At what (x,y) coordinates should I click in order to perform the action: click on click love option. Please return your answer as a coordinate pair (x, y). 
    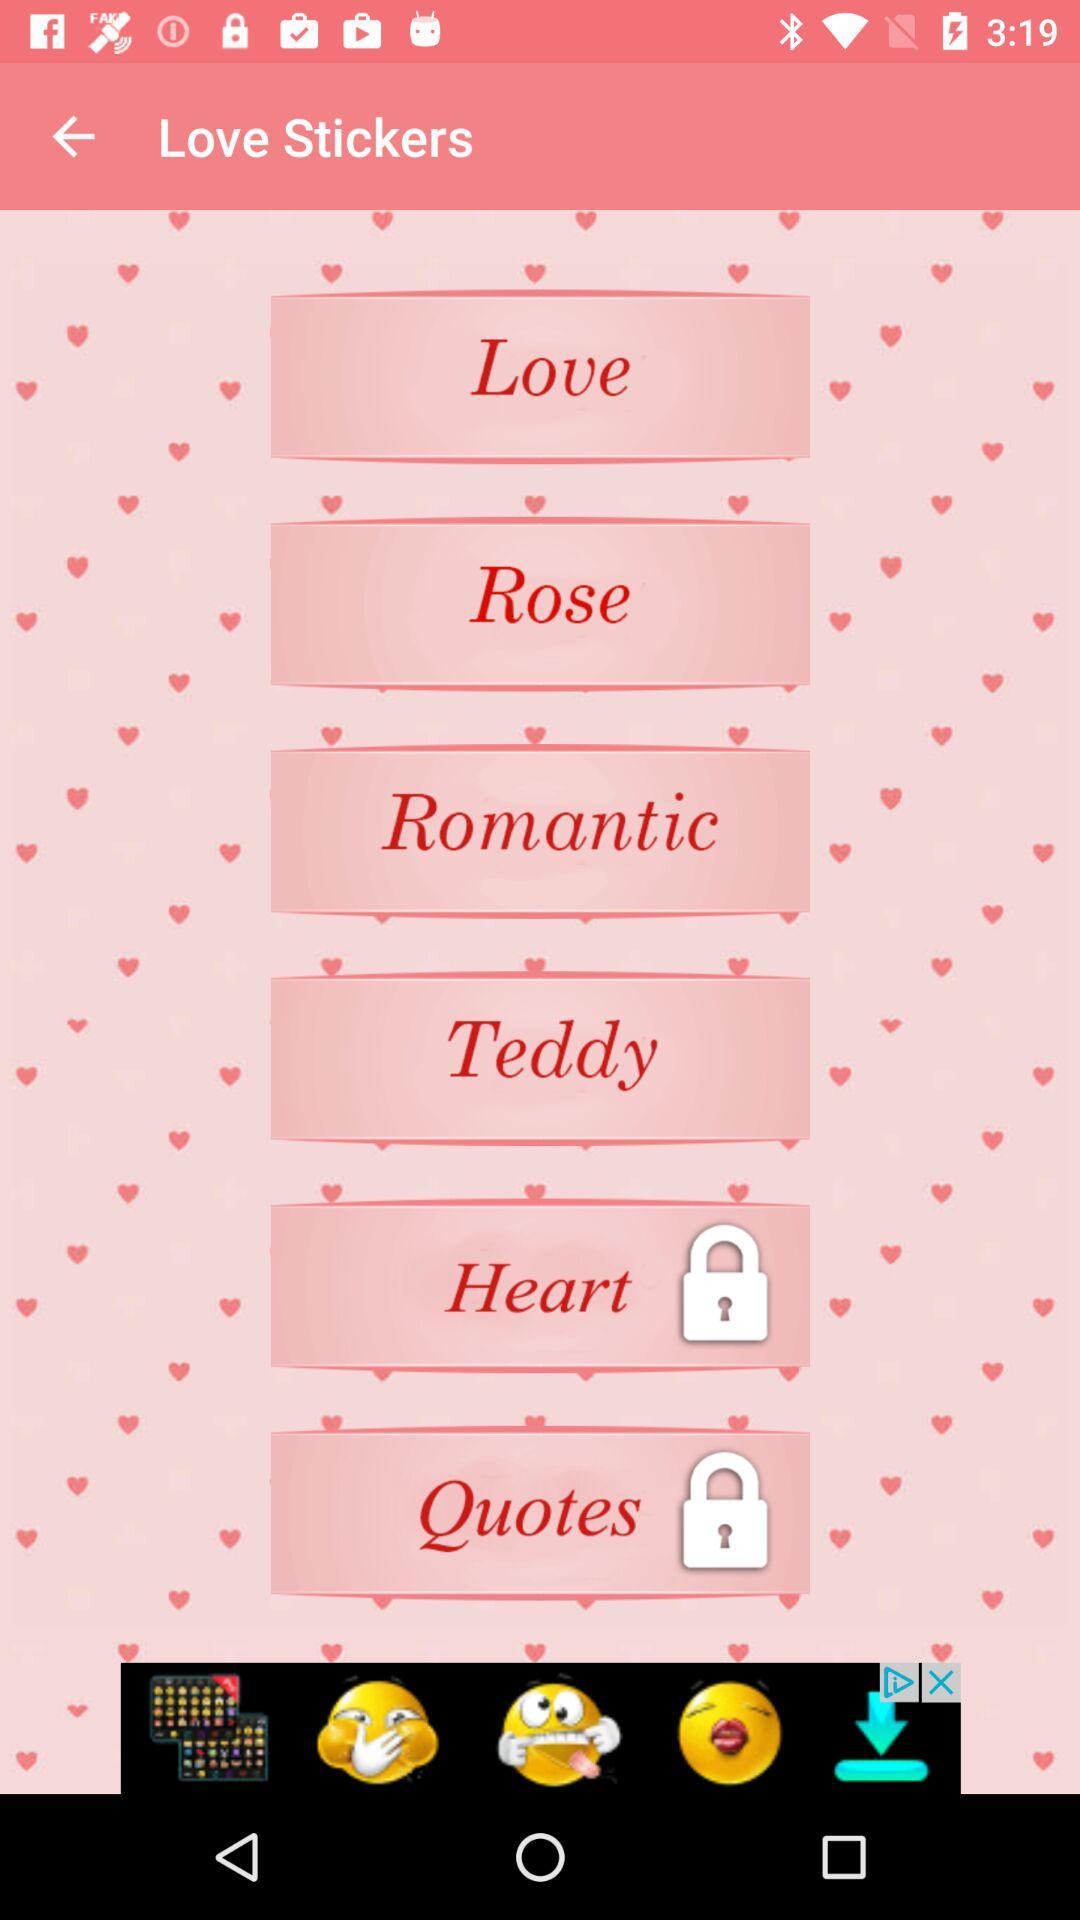
    Looking at the image, I should click on (540, 376).